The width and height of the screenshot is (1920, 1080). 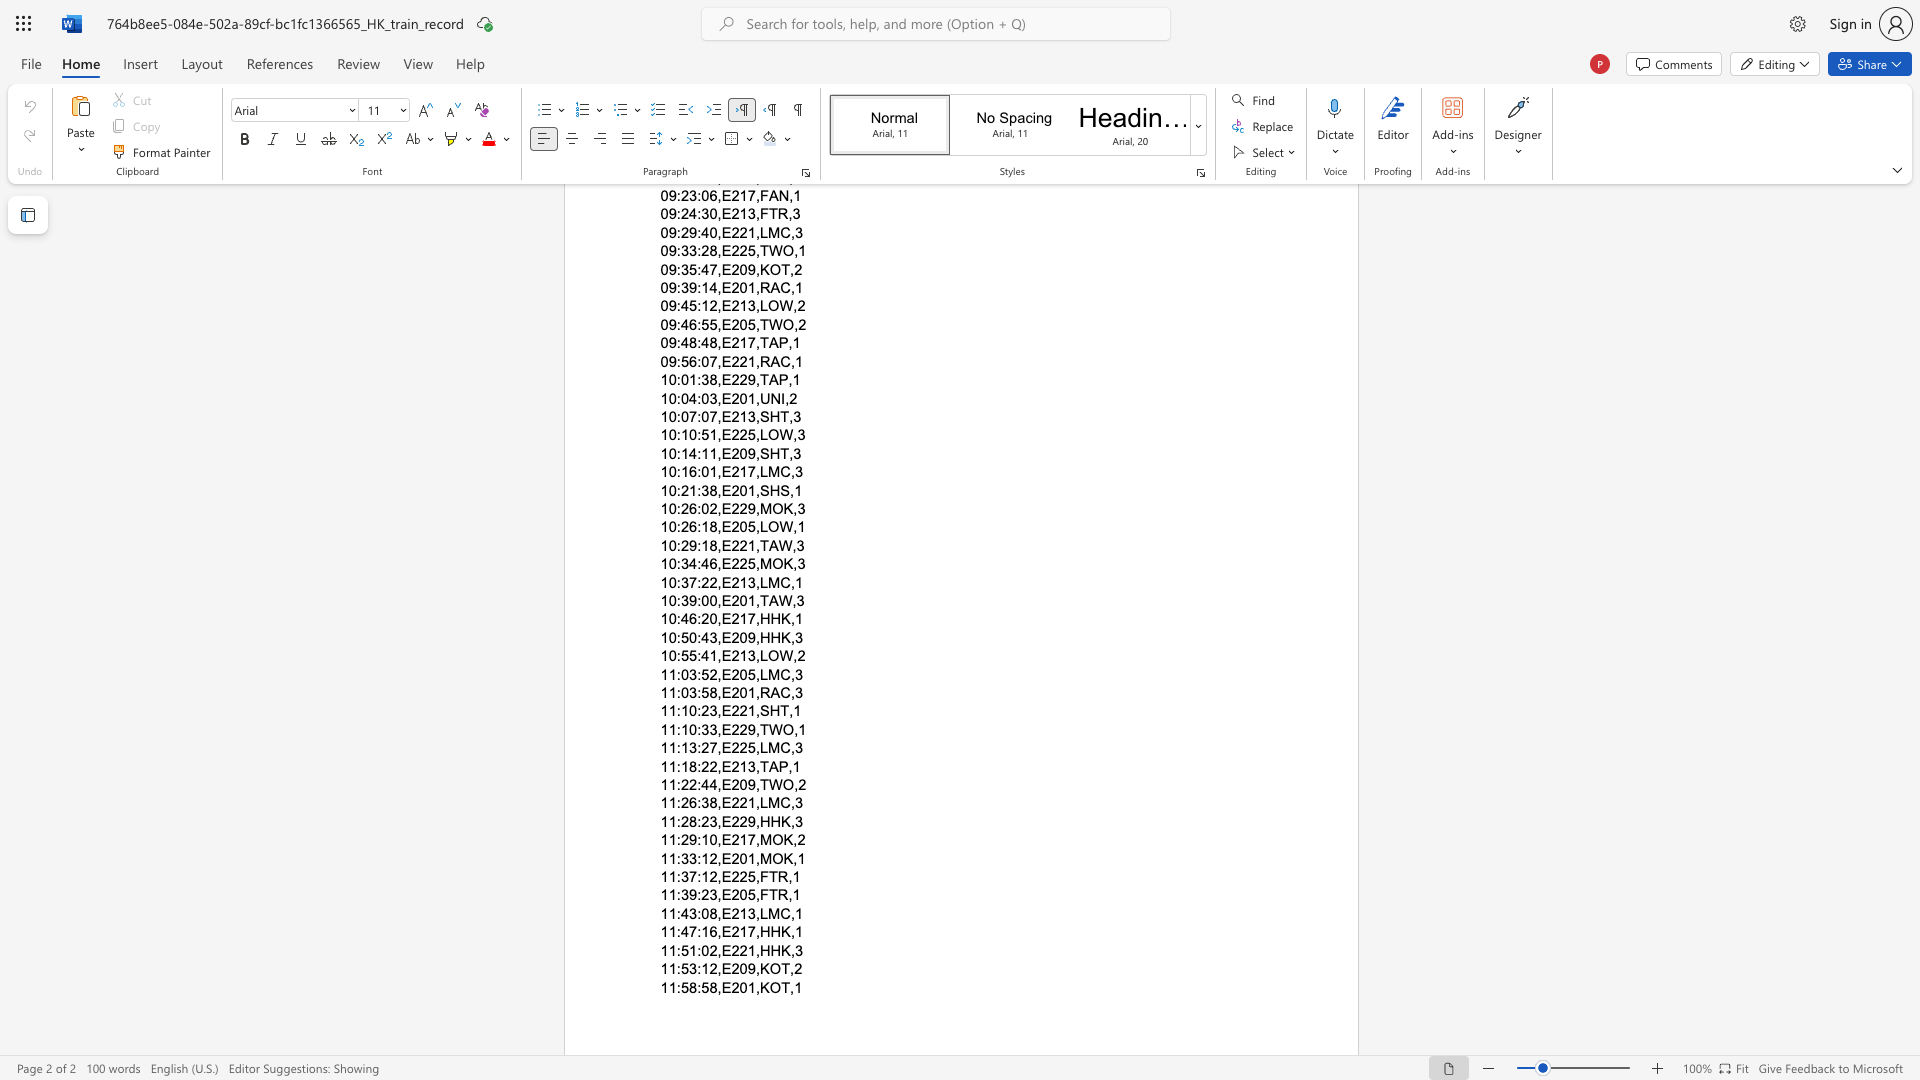 What do you see at coordinates (738, 729) in the screenshot?
I see `the subset text "29,TWO," within the text "11:10:33,E229,TWO,1"` at bounding box center [738, 729].